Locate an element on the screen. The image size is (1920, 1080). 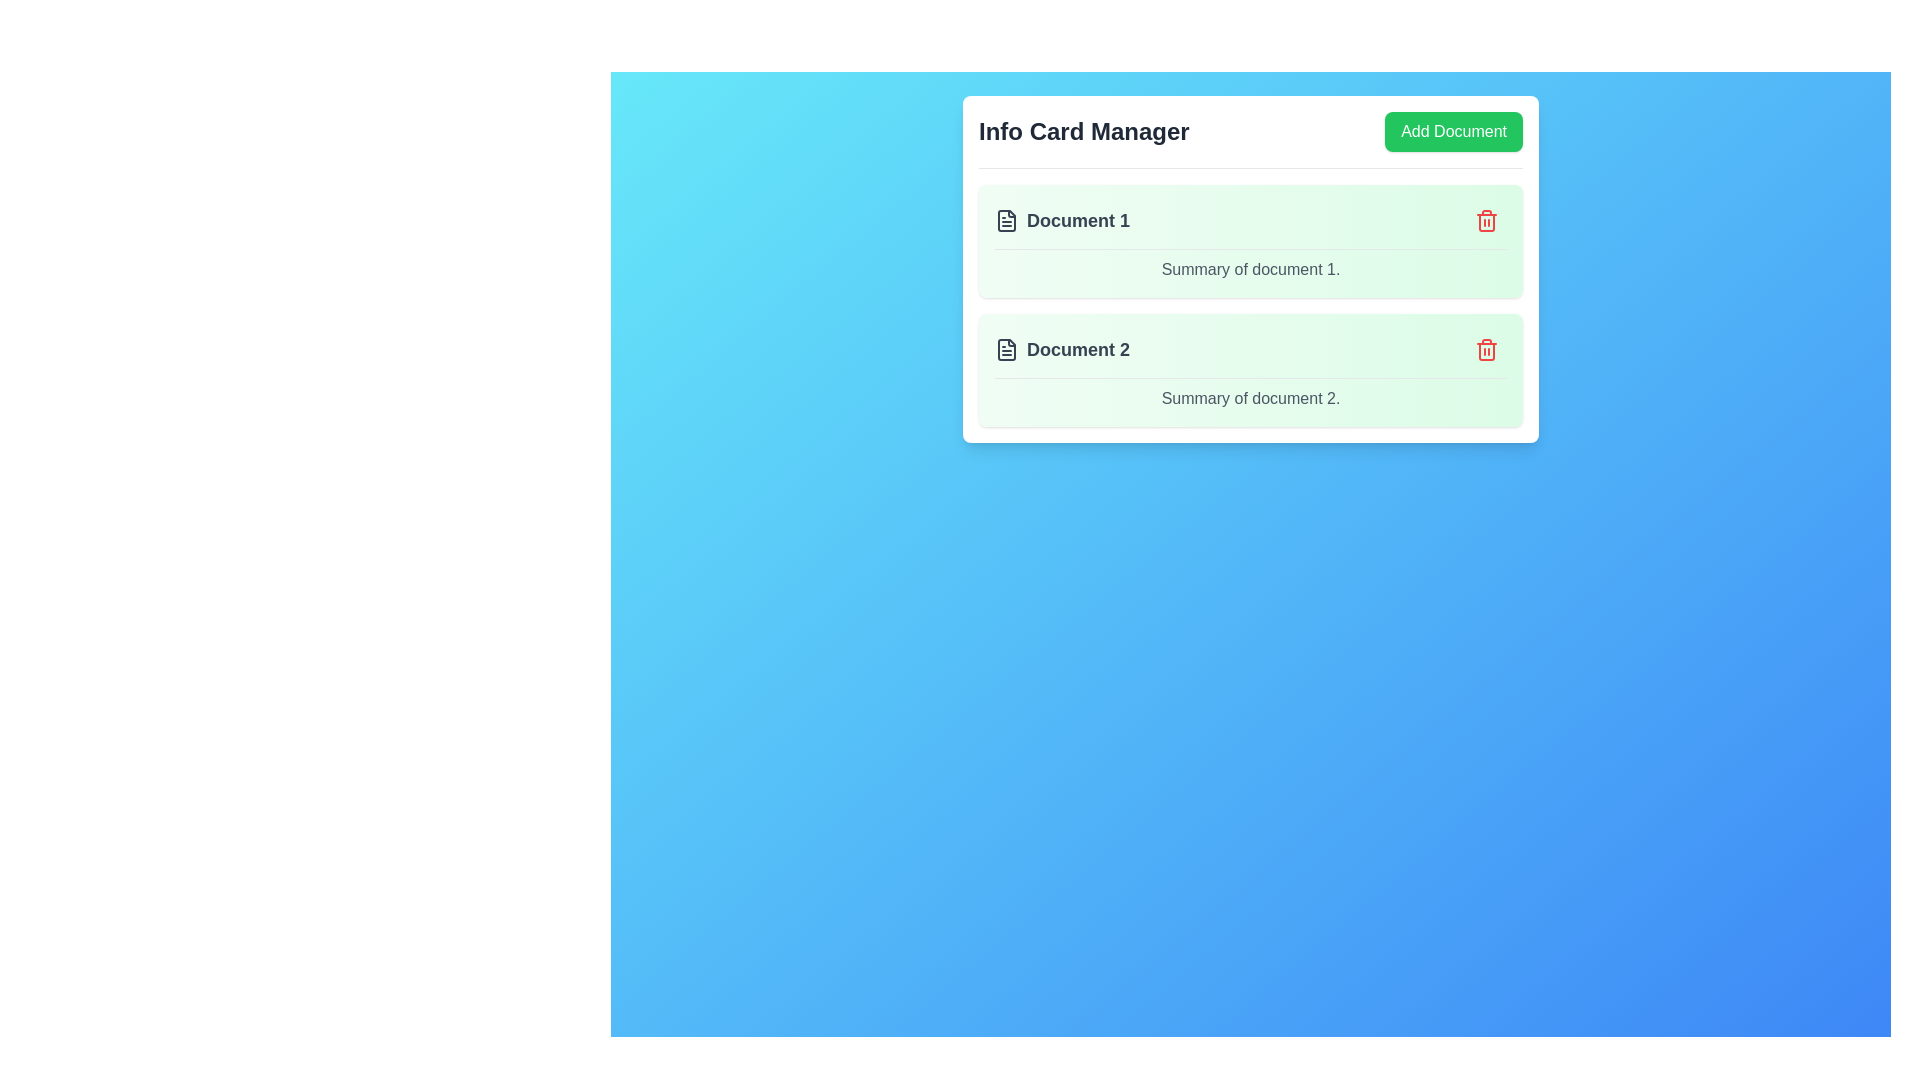
text content of the static label located within the card titled 'Document 1', which provides a summary of the associated document is located at coordinates (1250, 270).